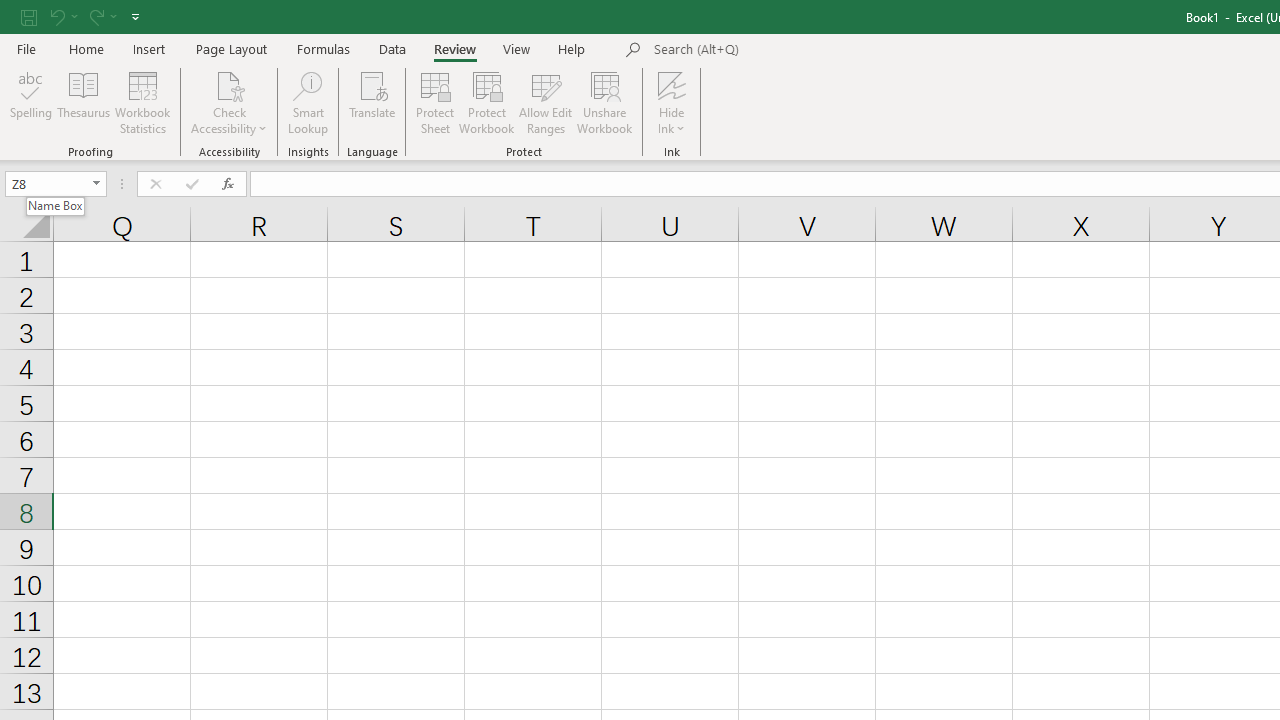 Image resolution: width=1280 pixels, height=720 pixels. Describe the element at coordinates (372, 103) in the screenshot. I see `'Translate'` at that location.